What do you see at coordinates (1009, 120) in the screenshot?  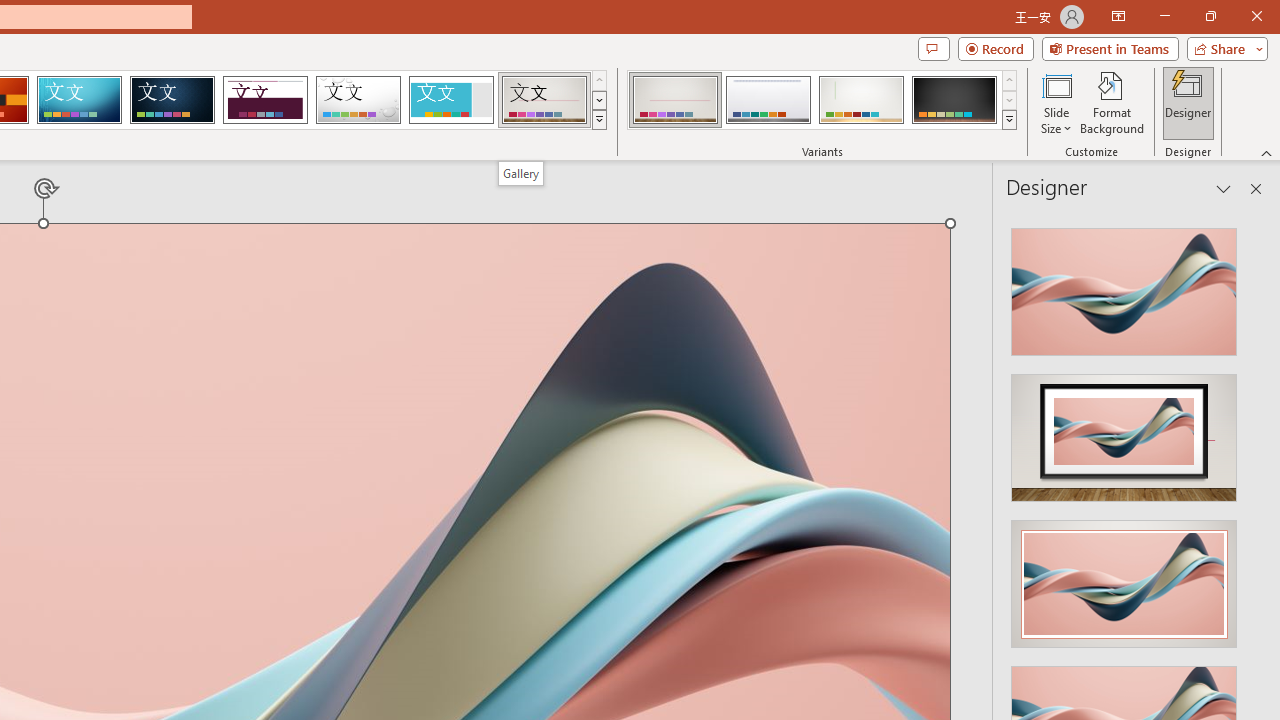 I see `'Variants'` at bounding box center [1009, 120].